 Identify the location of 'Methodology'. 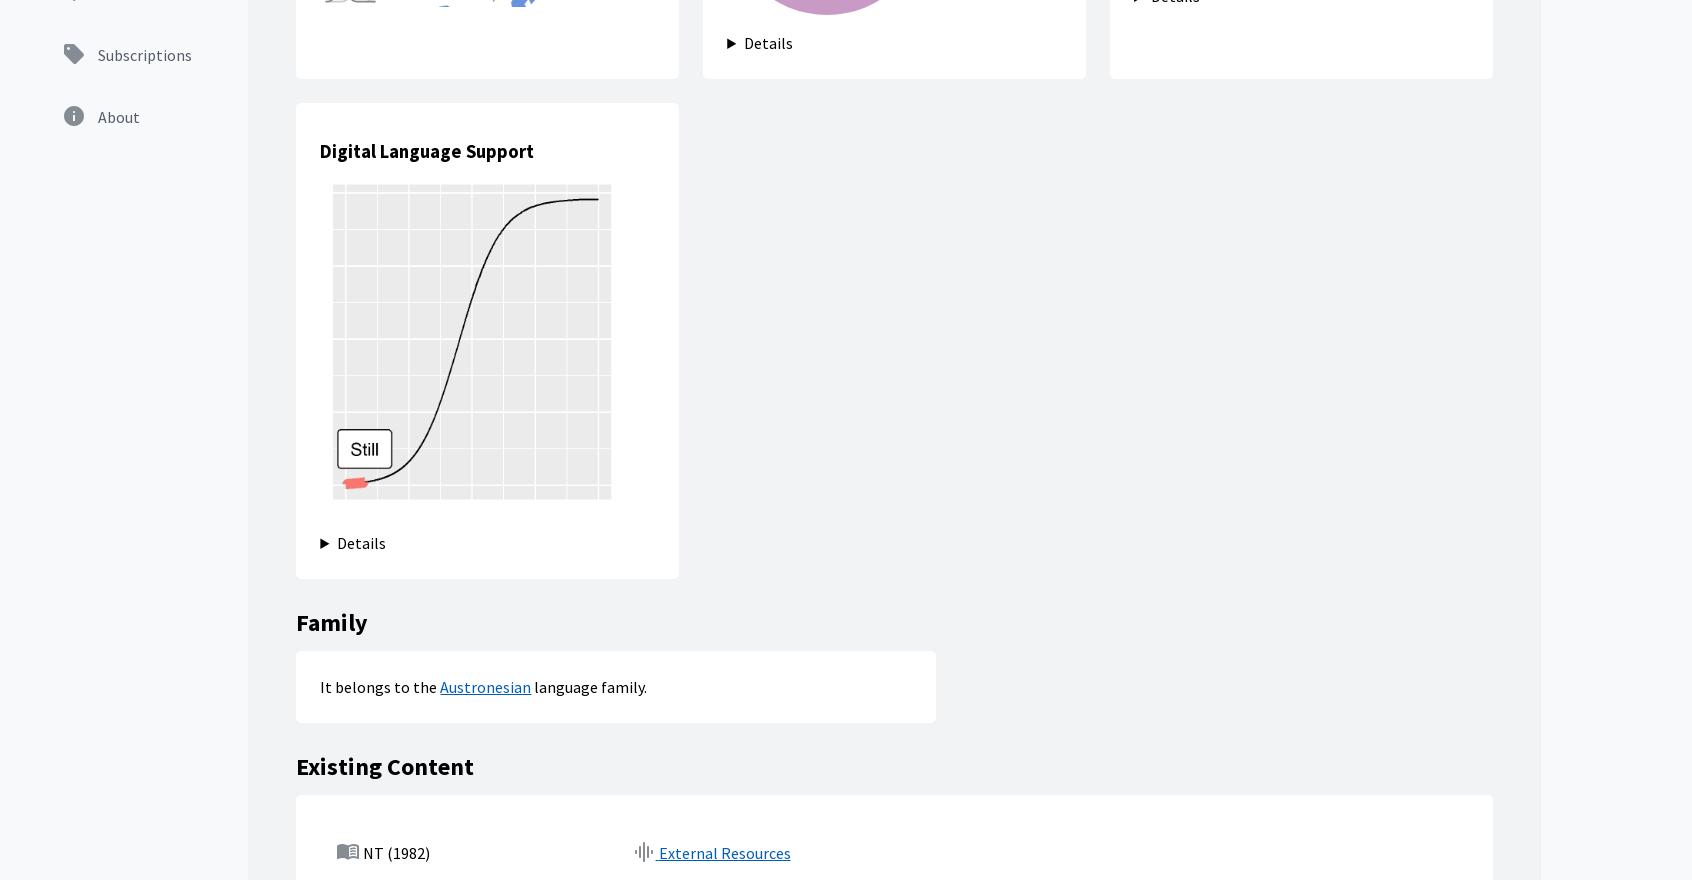
(913, 625).